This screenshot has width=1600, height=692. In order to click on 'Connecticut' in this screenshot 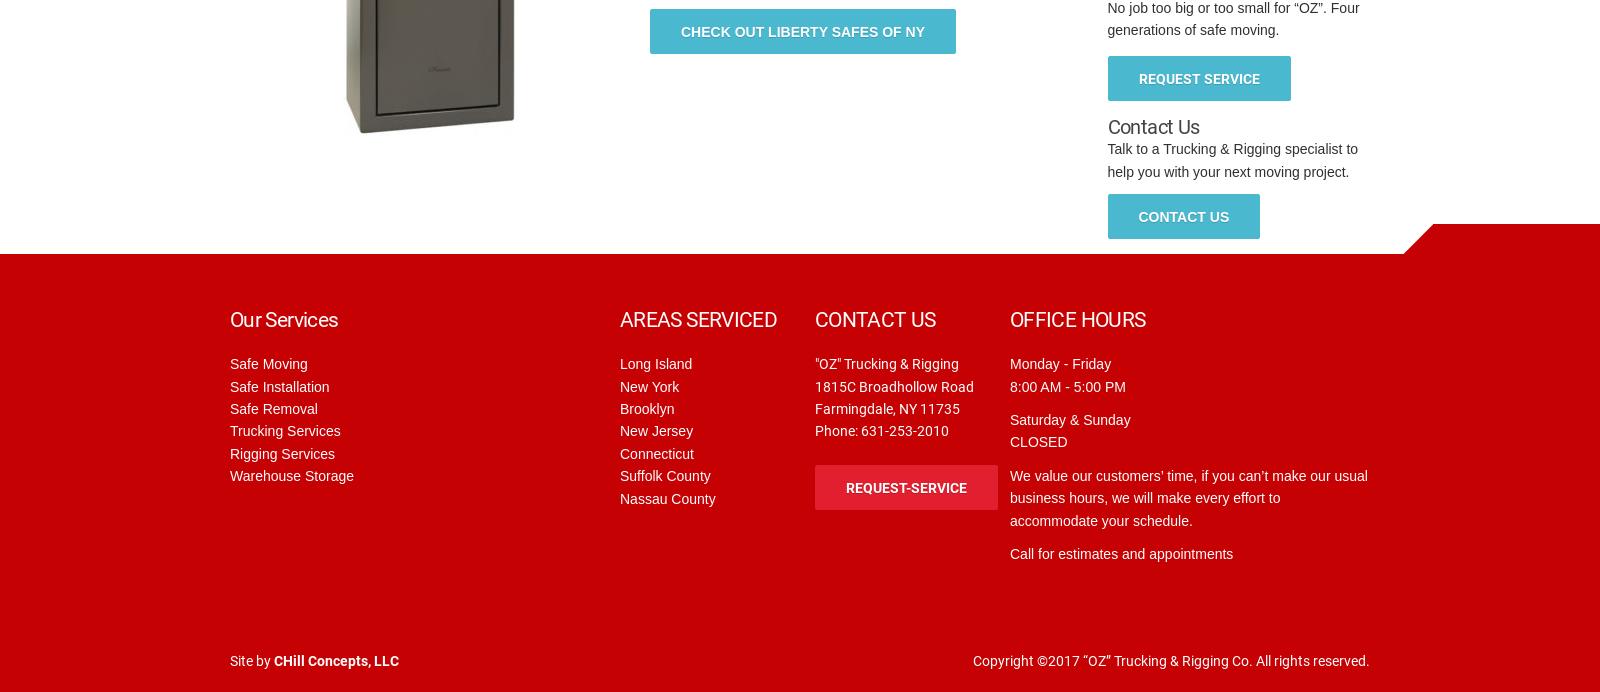, I will do `click(656, 452)`.